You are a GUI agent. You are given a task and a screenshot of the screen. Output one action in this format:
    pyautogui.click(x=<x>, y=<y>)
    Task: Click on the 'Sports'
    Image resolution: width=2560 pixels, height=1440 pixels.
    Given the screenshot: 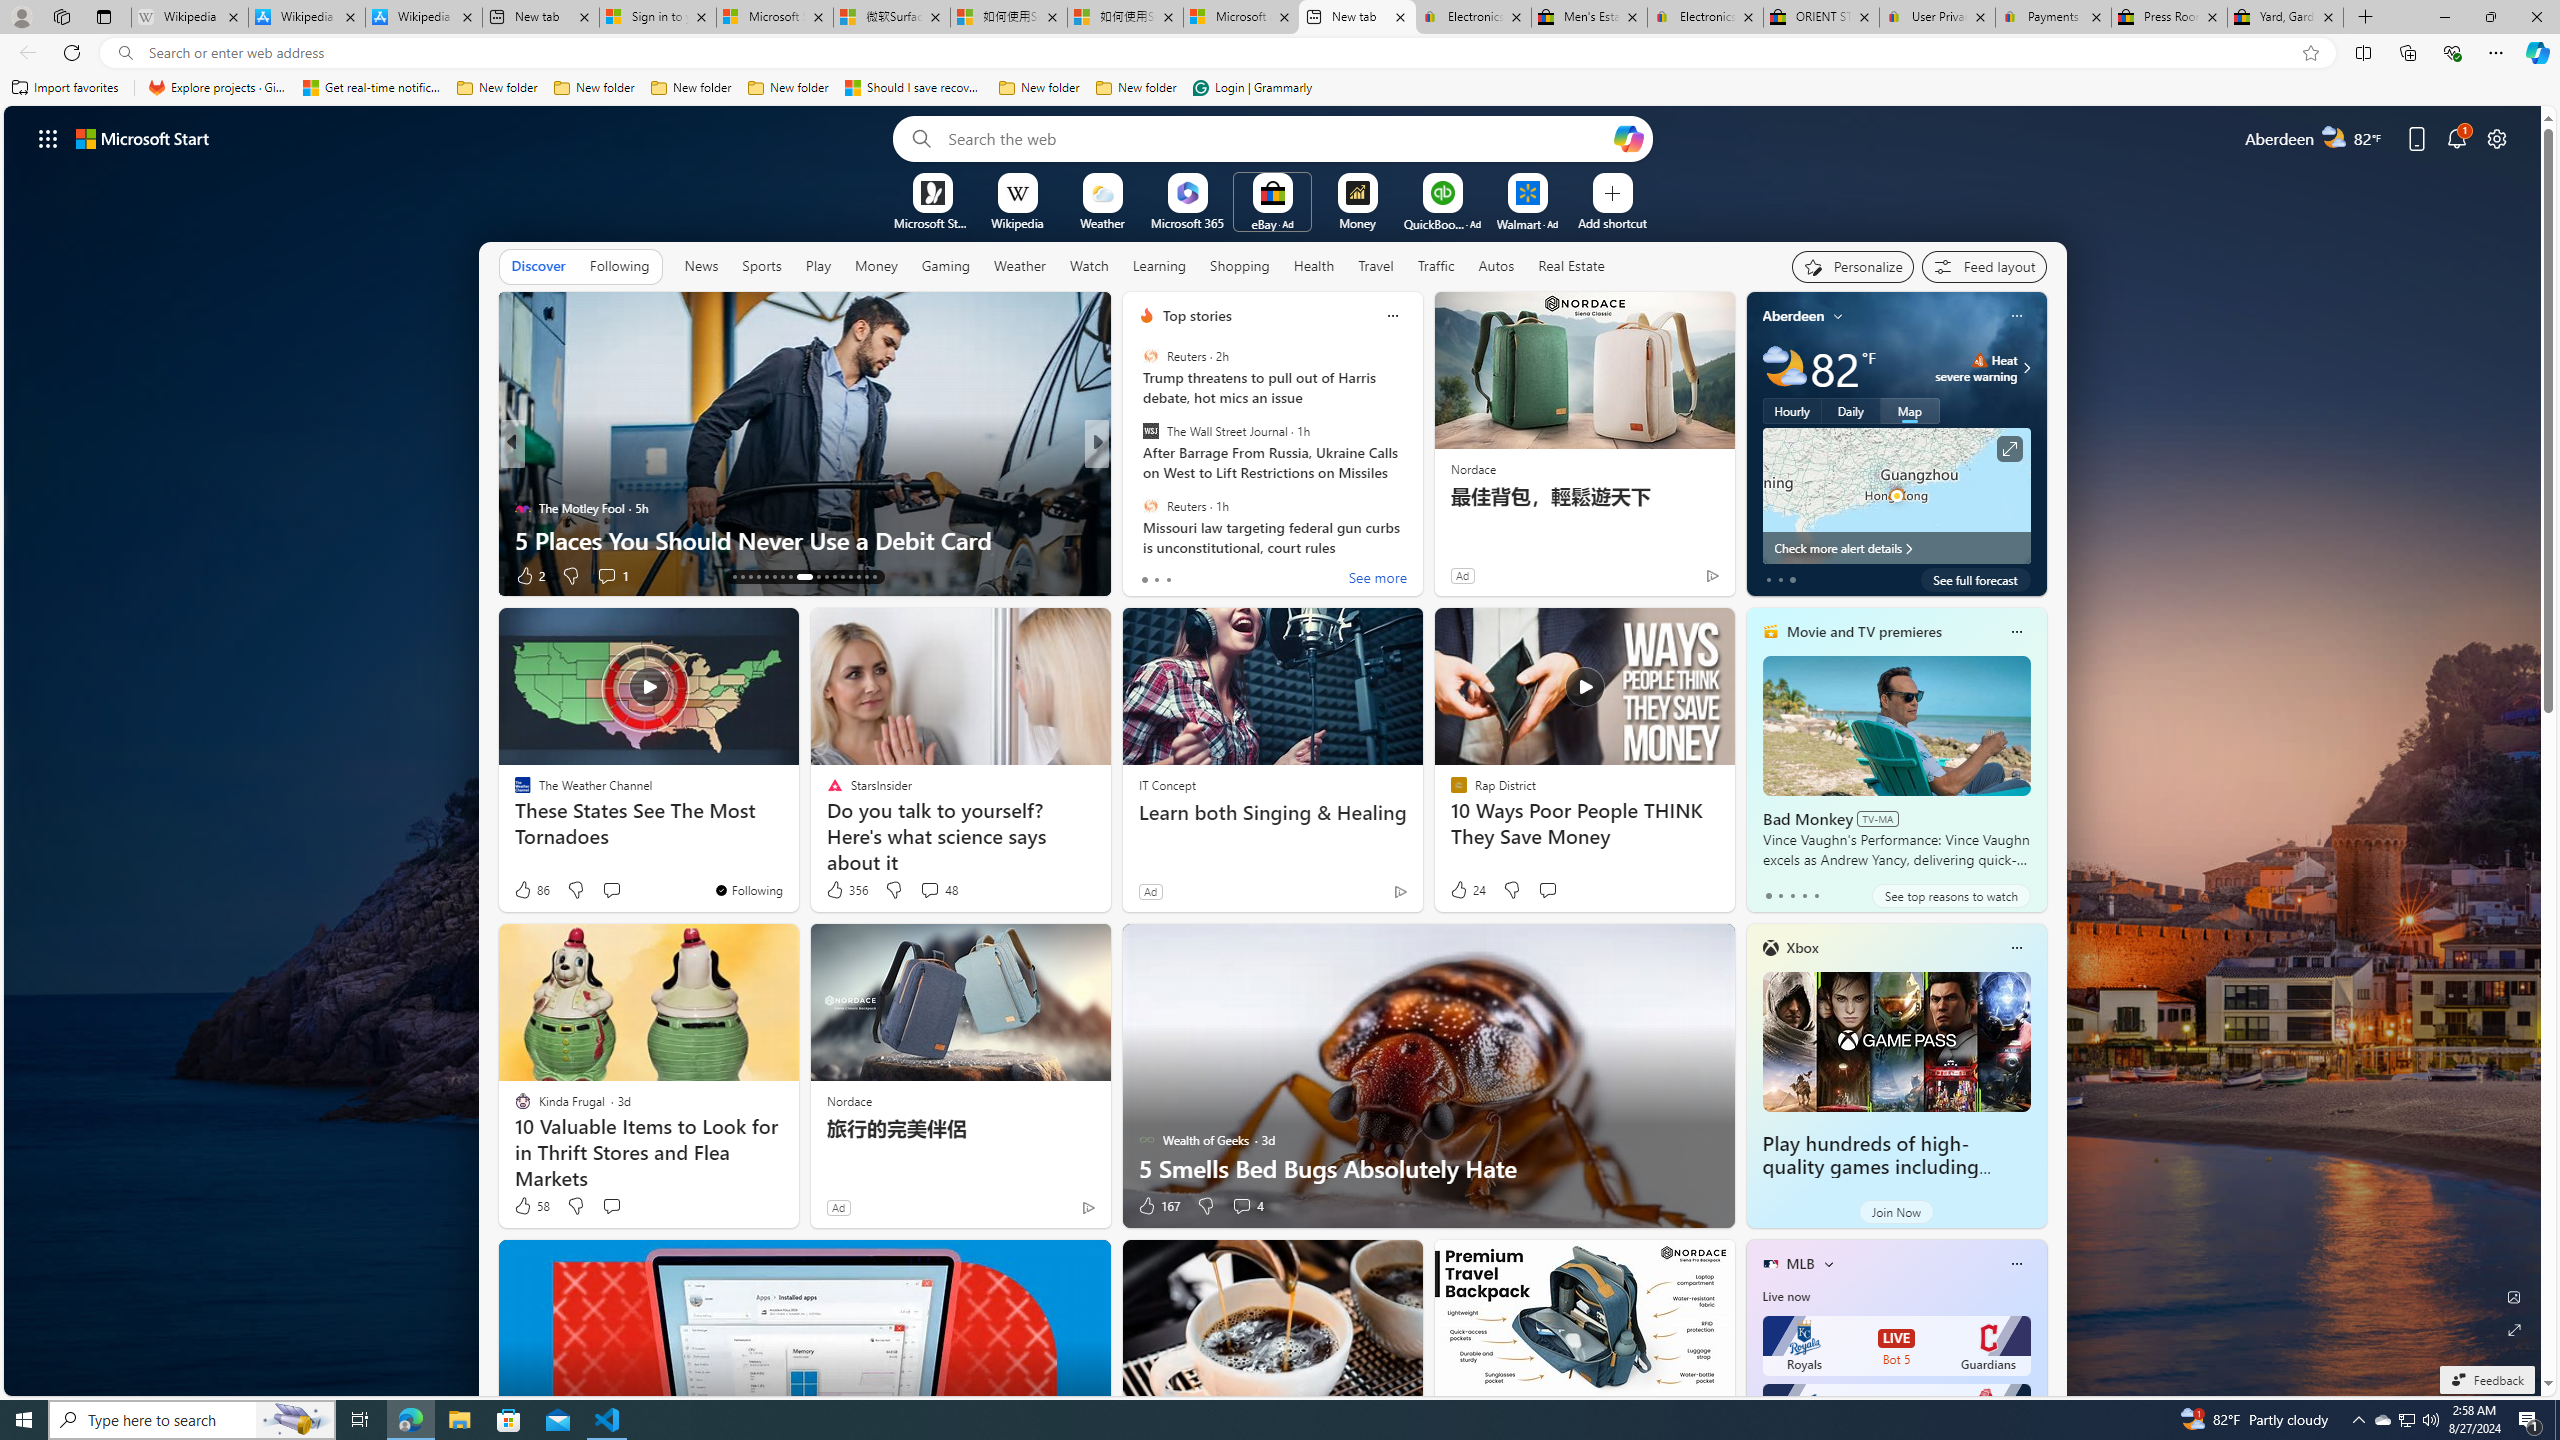 What is the action you would take?
    pyautogui.click(x=761, y=264)
    